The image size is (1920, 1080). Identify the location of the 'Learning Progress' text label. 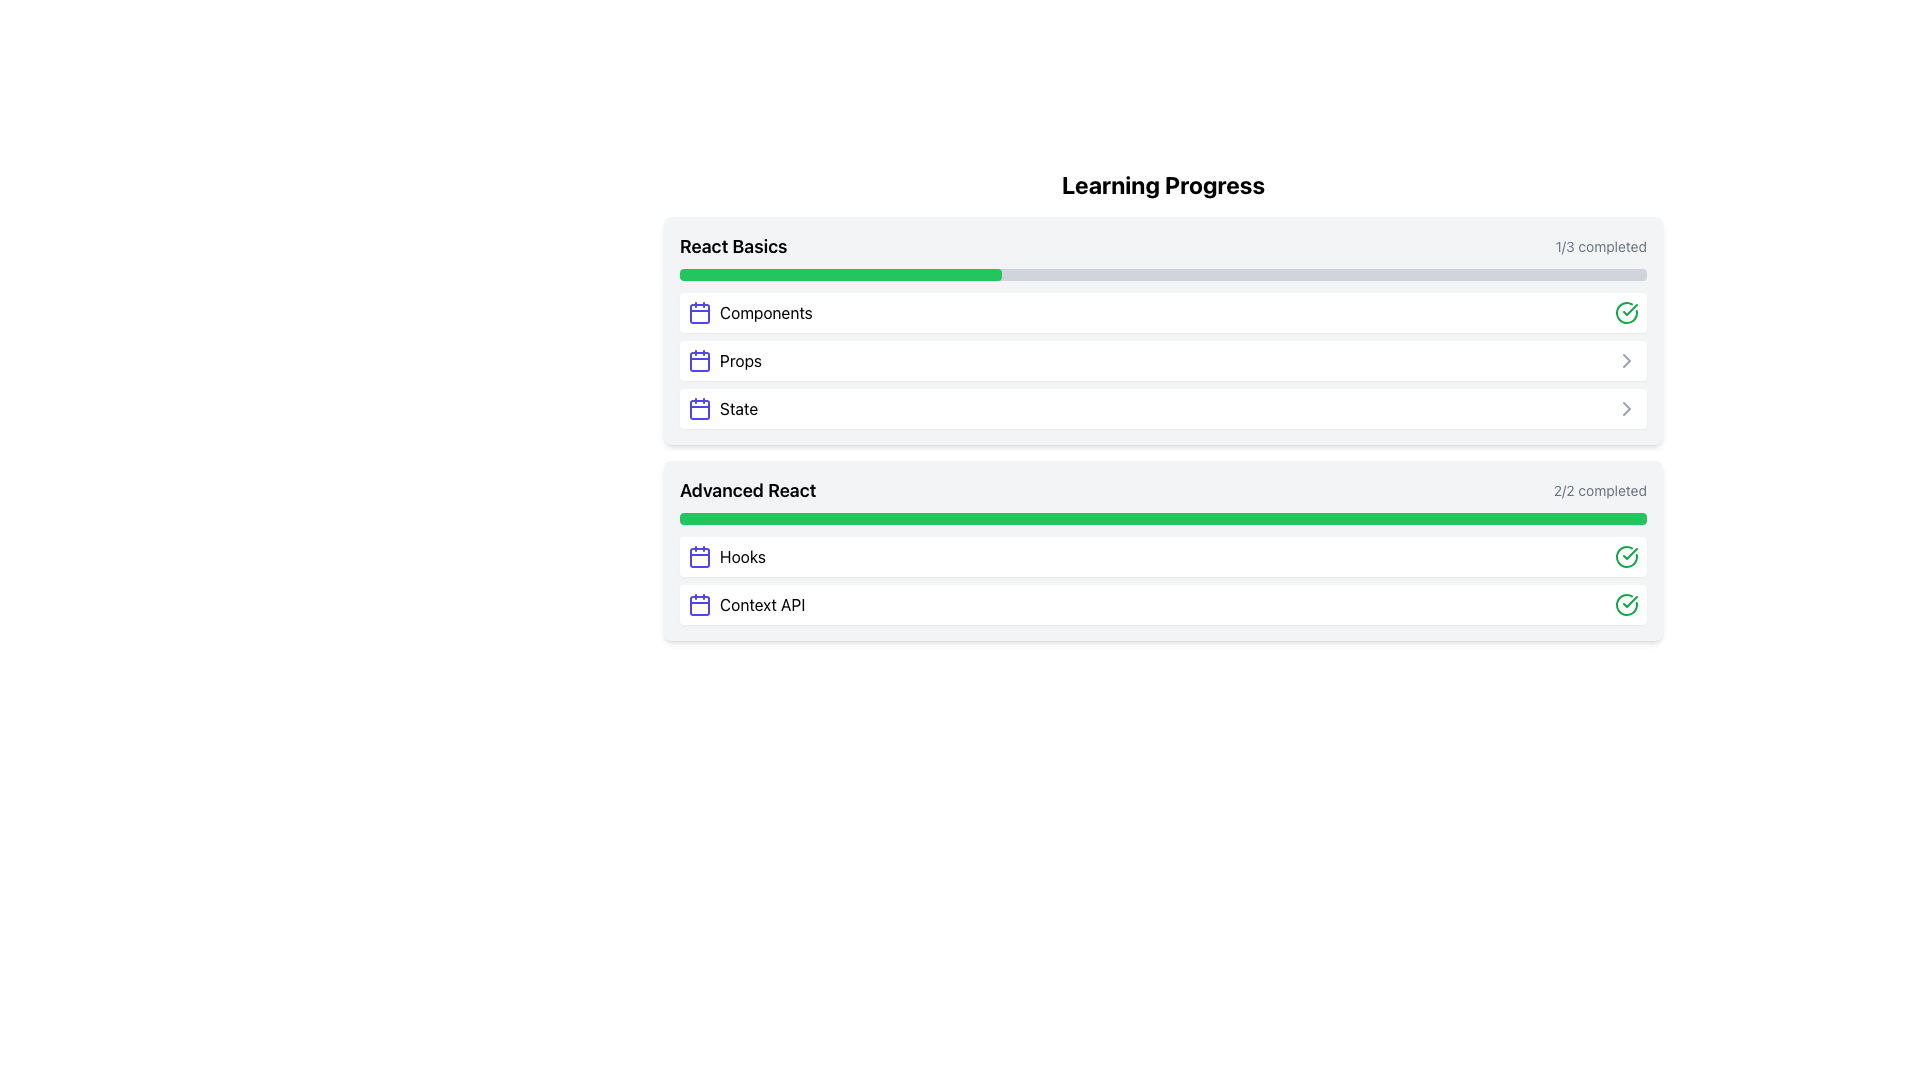
(1163, 185).